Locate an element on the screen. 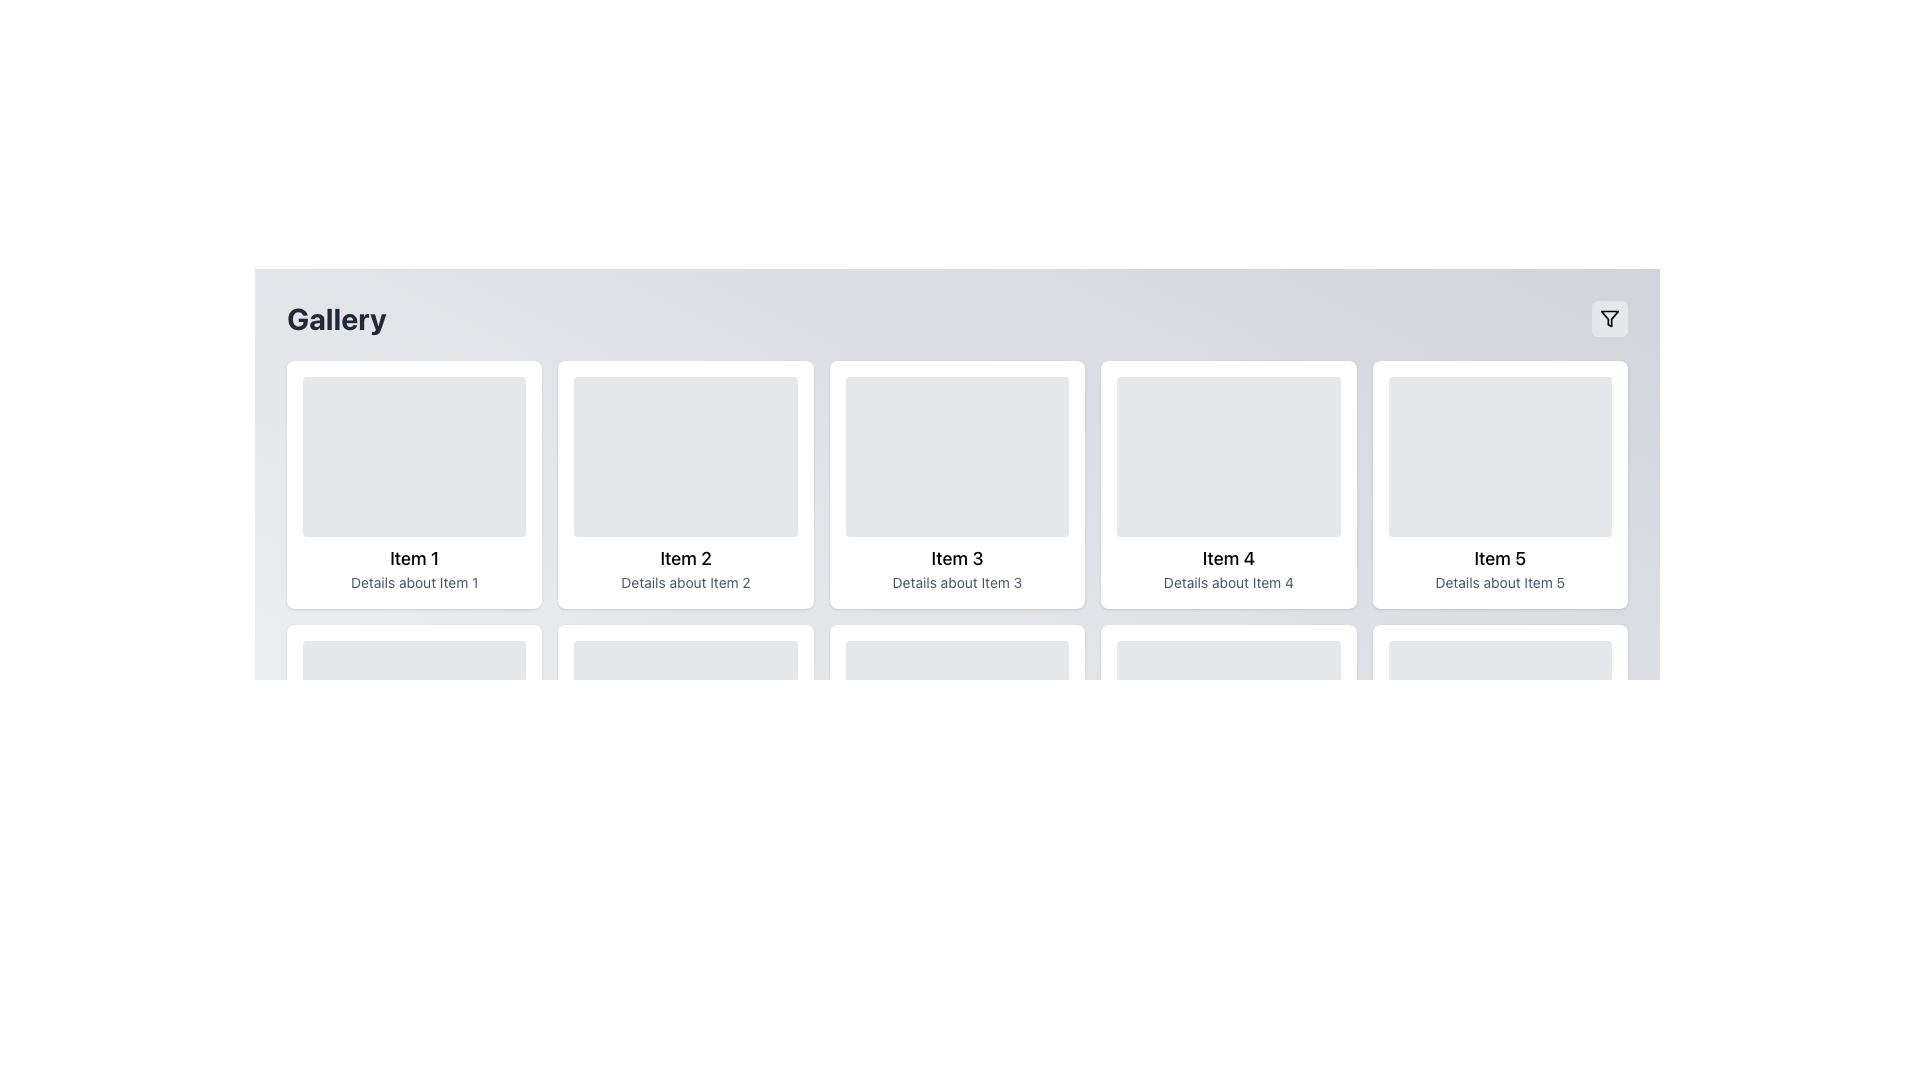  the non-interactive text label that provides descriptive information about 'Item 3', positioned at the bottom of the card associated with 'Item 3' is located at coordinates (956, 582).